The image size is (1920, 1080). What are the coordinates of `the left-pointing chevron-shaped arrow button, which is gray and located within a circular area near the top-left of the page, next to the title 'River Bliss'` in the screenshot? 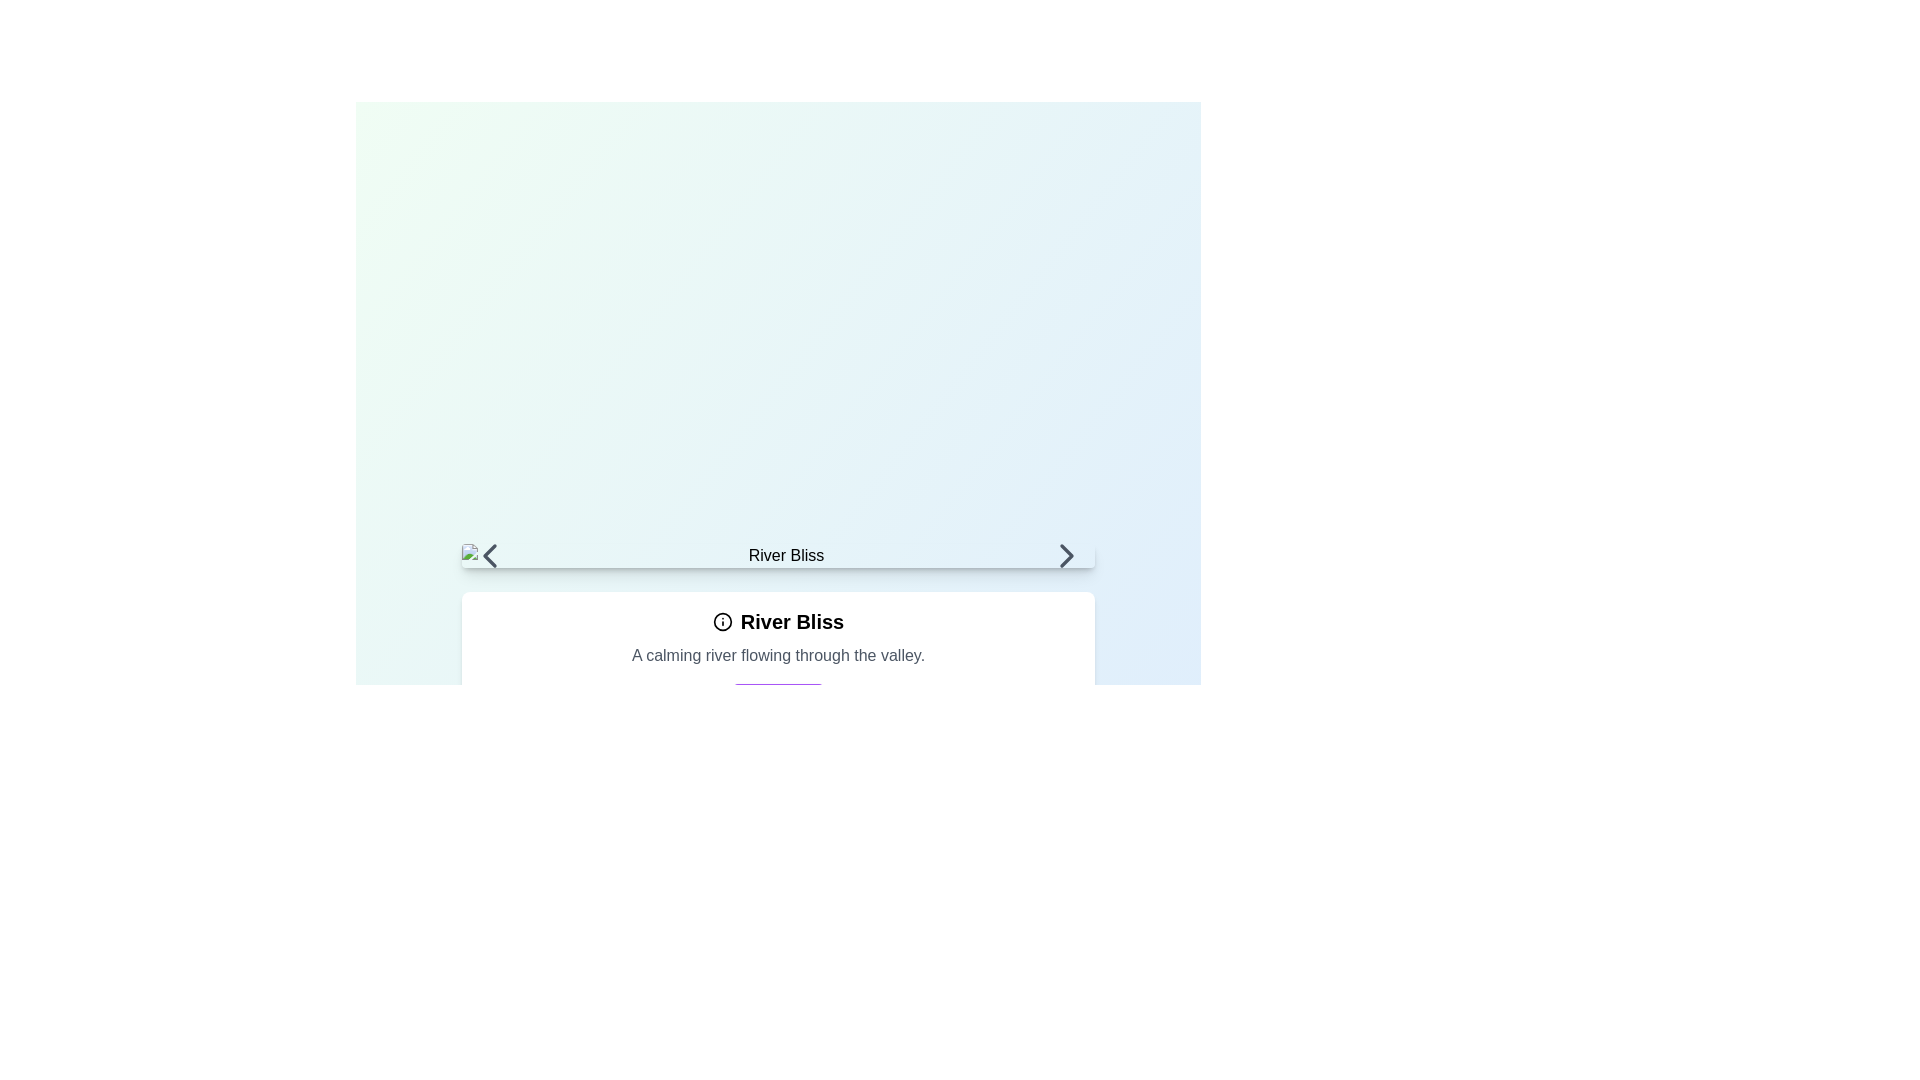 It's located at (489, 555).